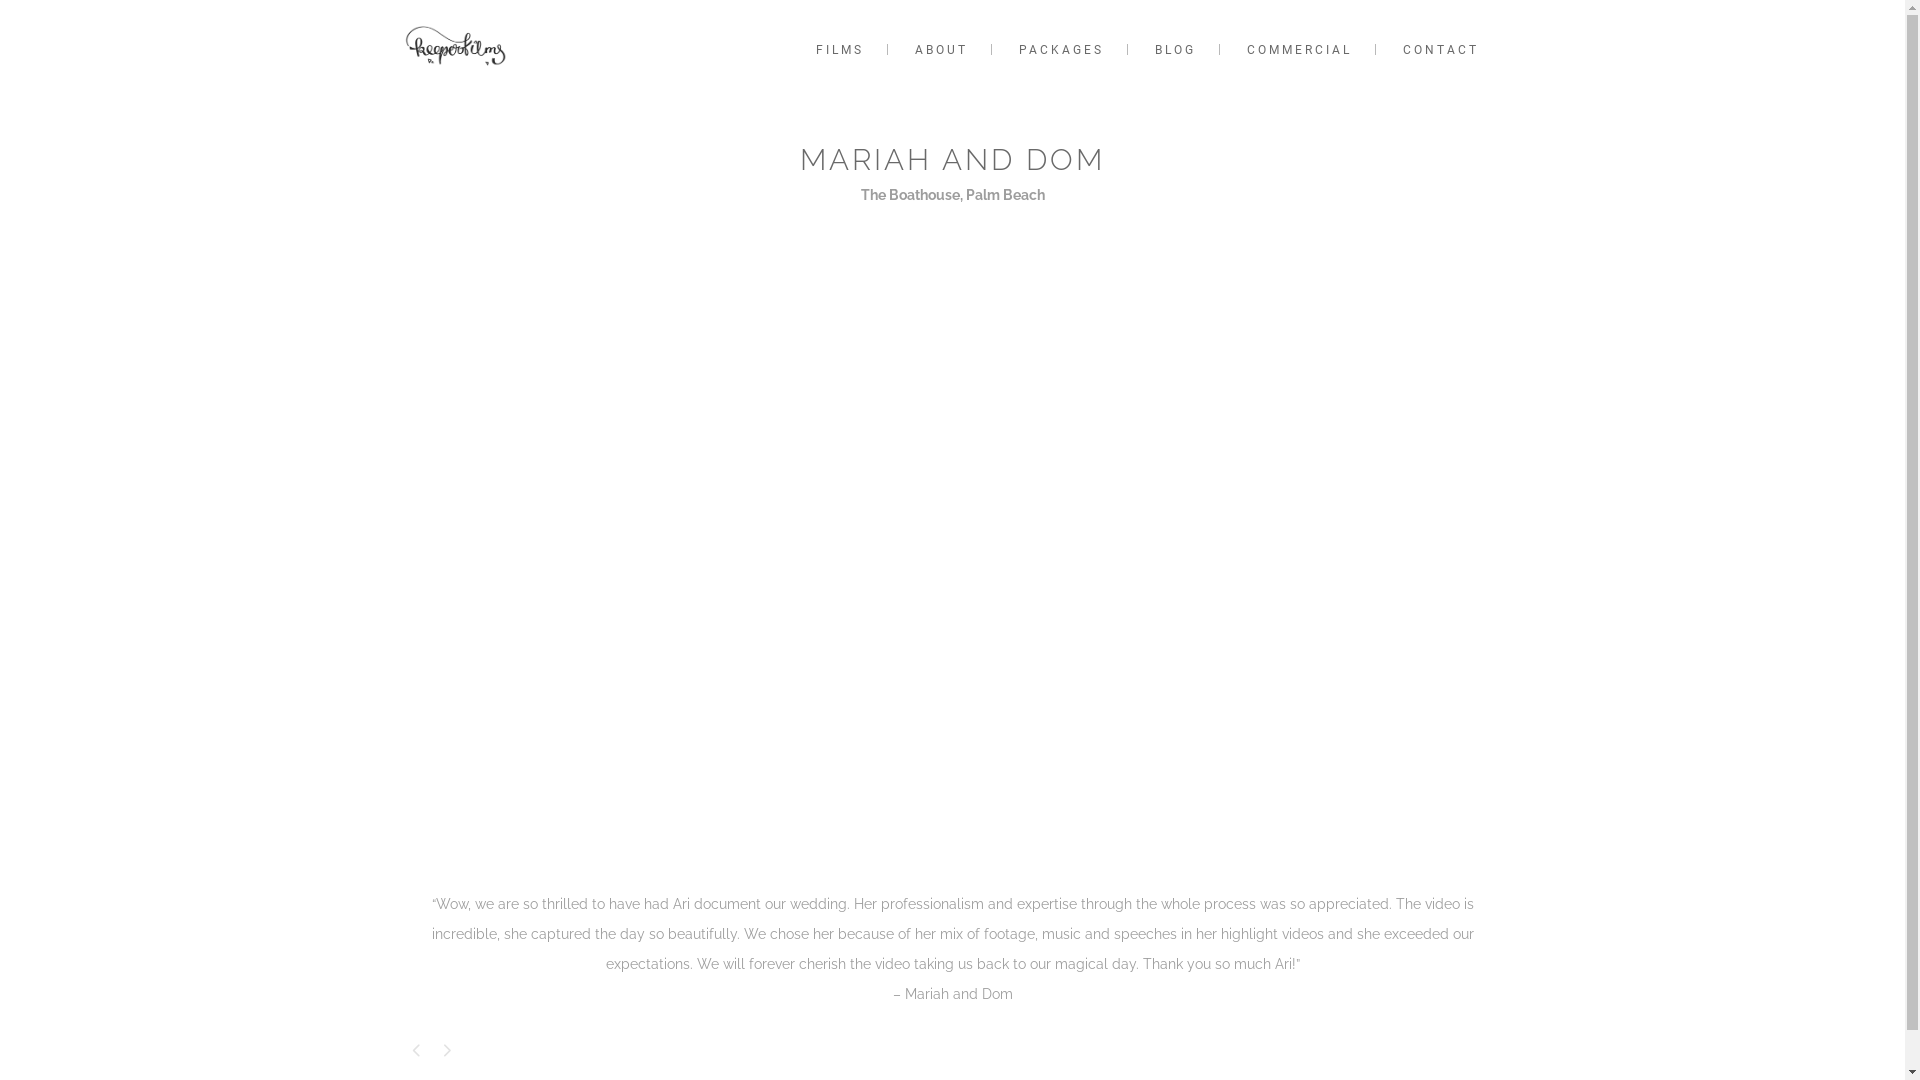  Describe the element at coordinates (1440, 49) in the screenshot. I see `'CONTACT'` at that location.